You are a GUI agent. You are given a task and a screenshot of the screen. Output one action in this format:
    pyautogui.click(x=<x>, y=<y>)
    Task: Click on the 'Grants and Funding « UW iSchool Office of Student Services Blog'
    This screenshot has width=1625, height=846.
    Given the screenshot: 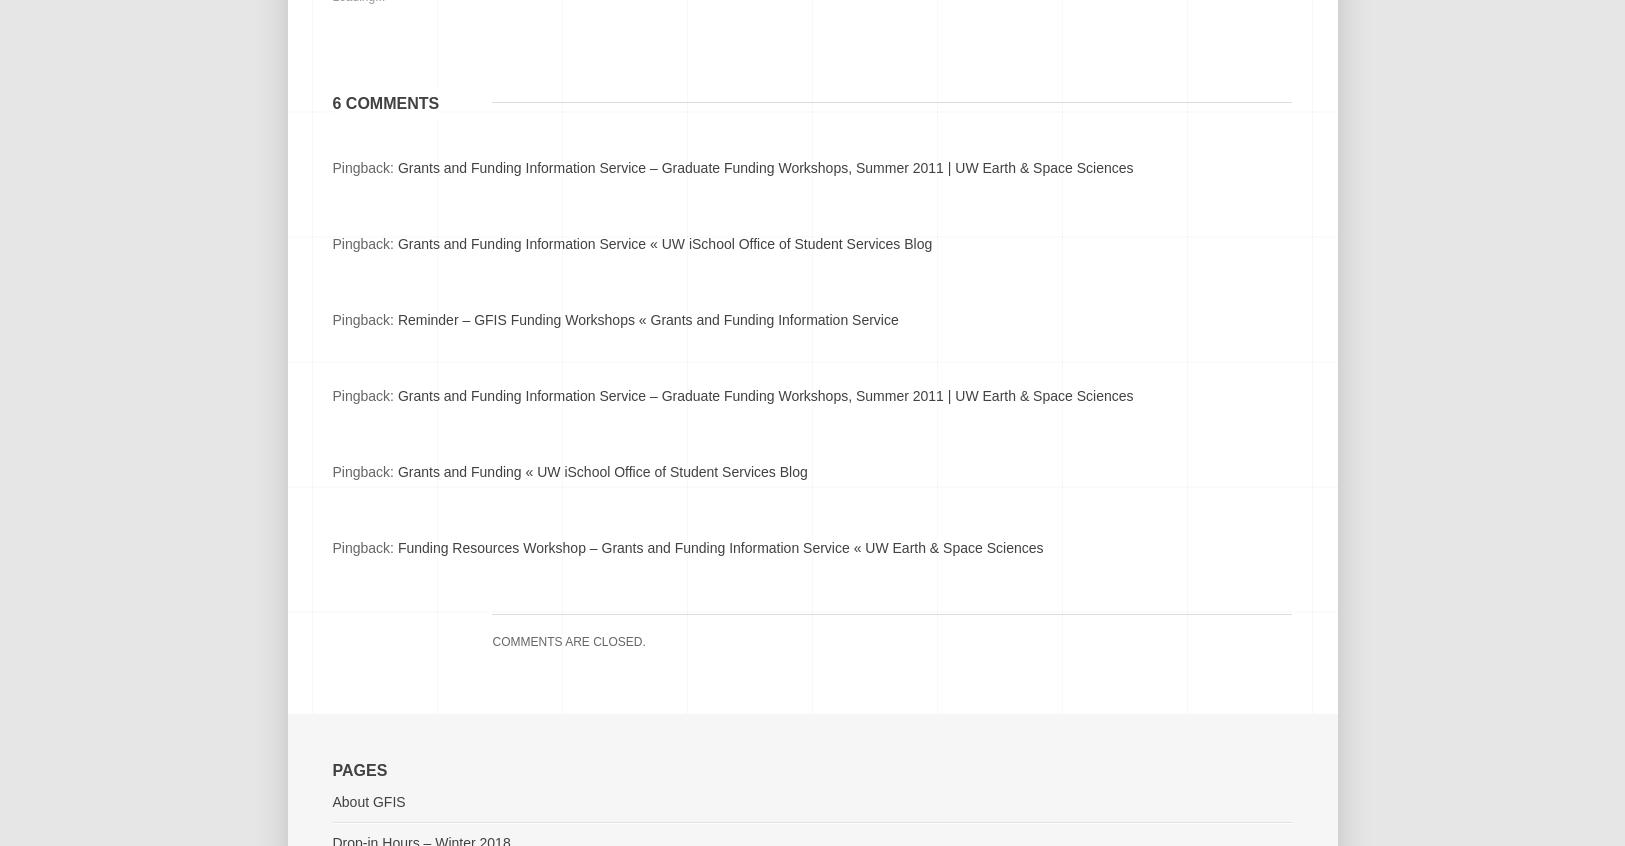 What is the action you would take?
    pyautogui.click(x=601, y=470)
    